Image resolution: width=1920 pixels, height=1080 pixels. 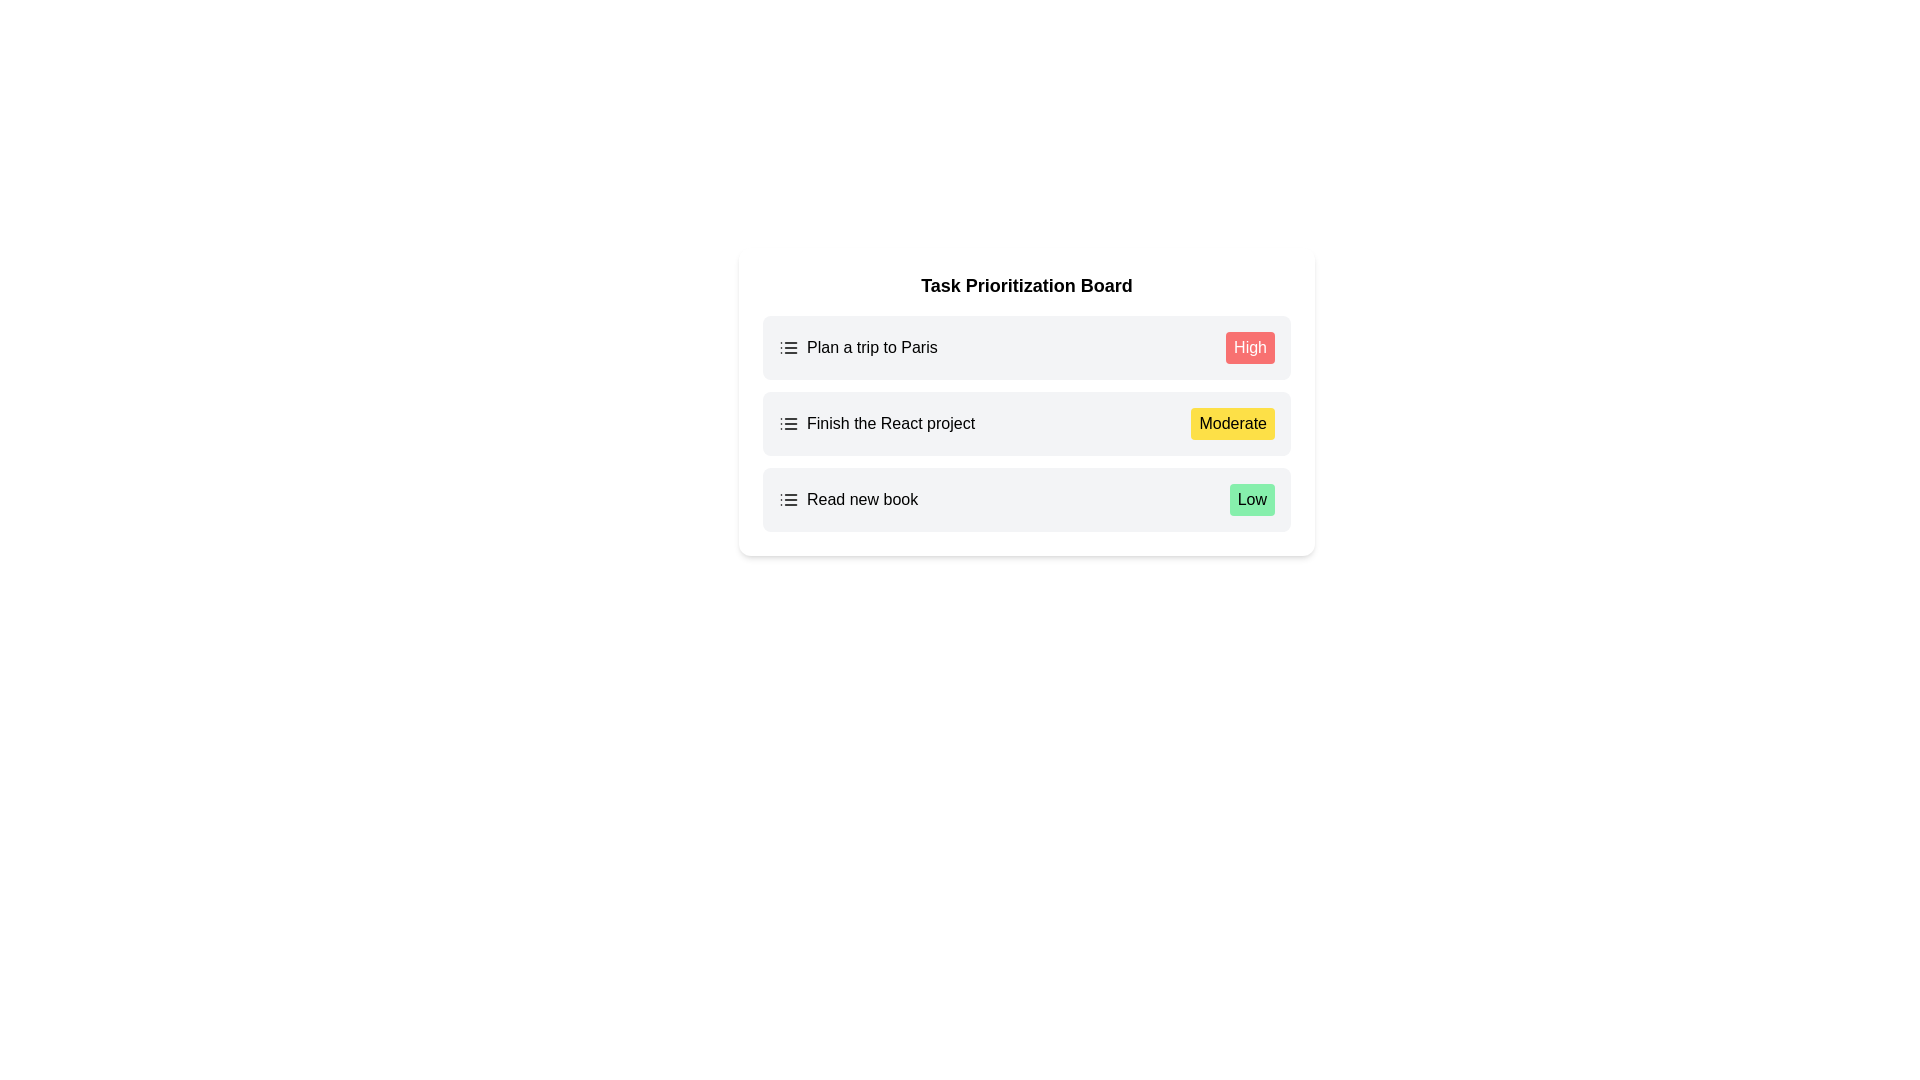 I want to click on the list icon SVG element located in the second row of the 'Task Prioritization Board', adjacent to the 'Finish the React project' text, so click(x=787, y=423).